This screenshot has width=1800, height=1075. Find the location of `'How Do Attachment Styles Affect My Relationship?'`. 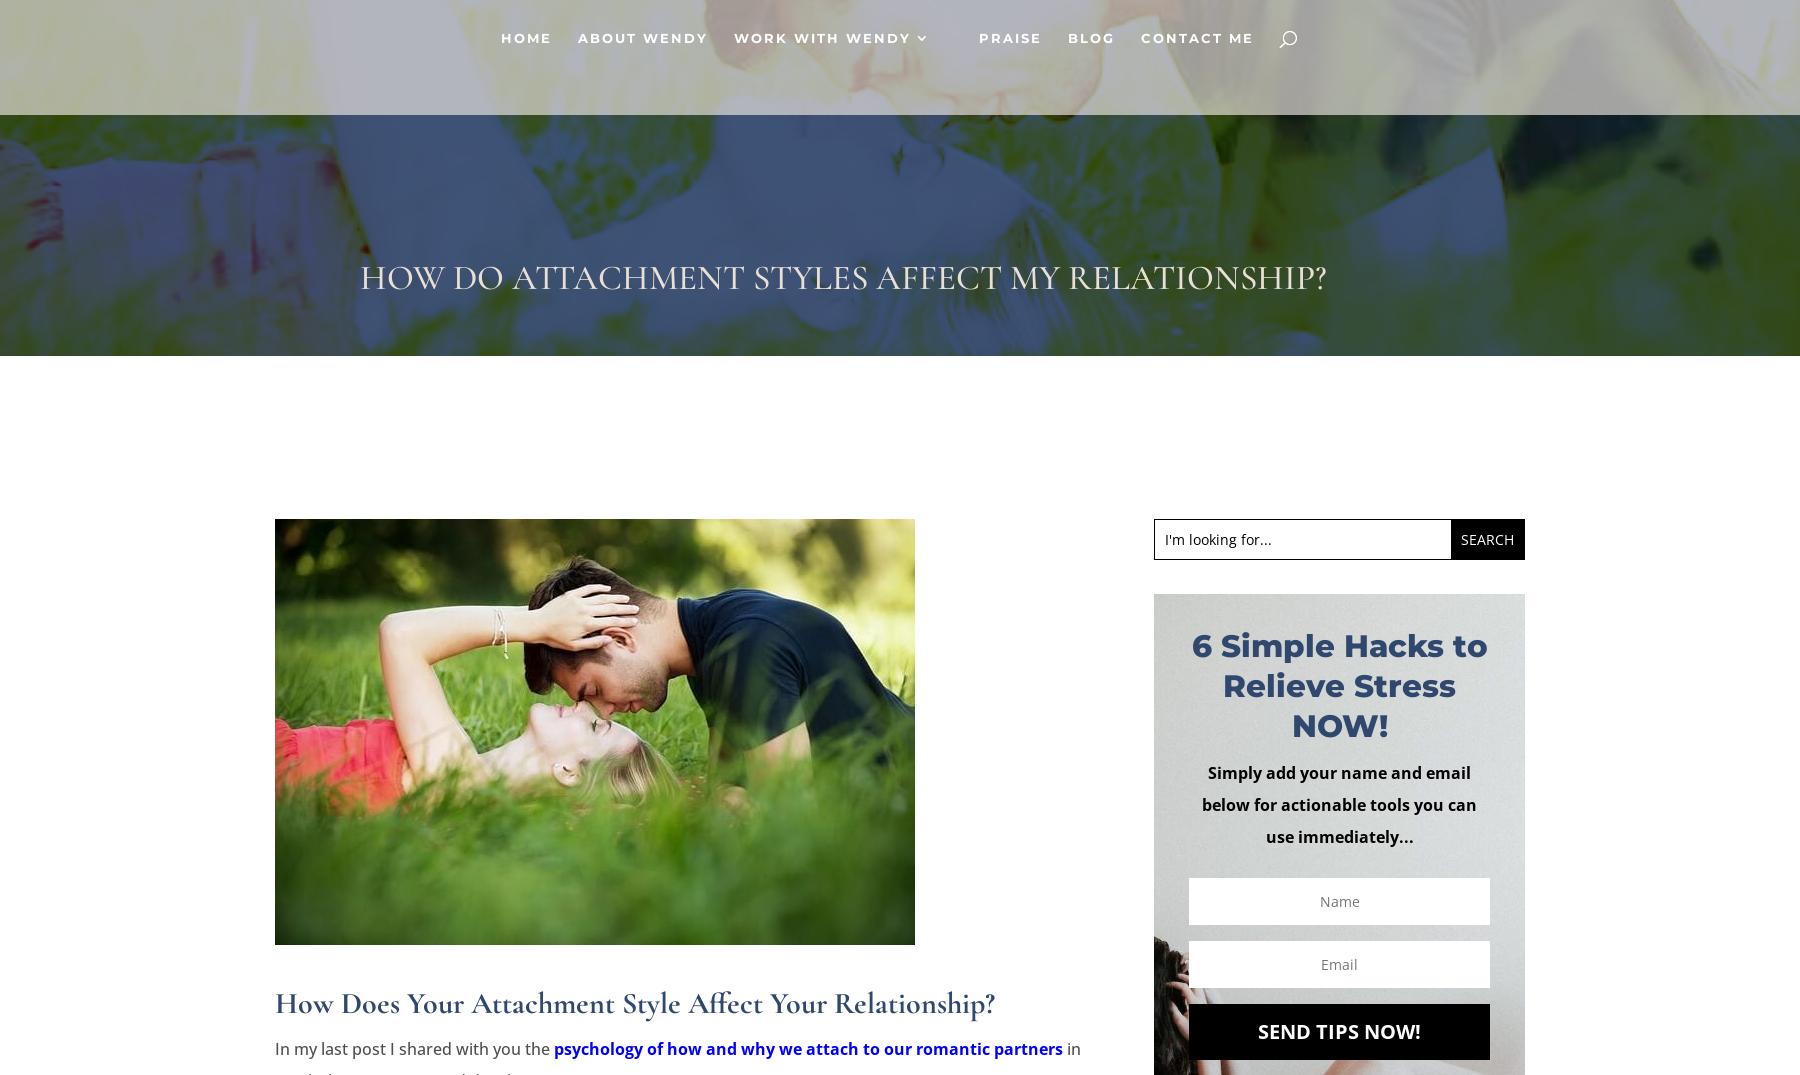

'How Do Attachment Styles Affect My Relationship?' is located at coordinates (843, 277).